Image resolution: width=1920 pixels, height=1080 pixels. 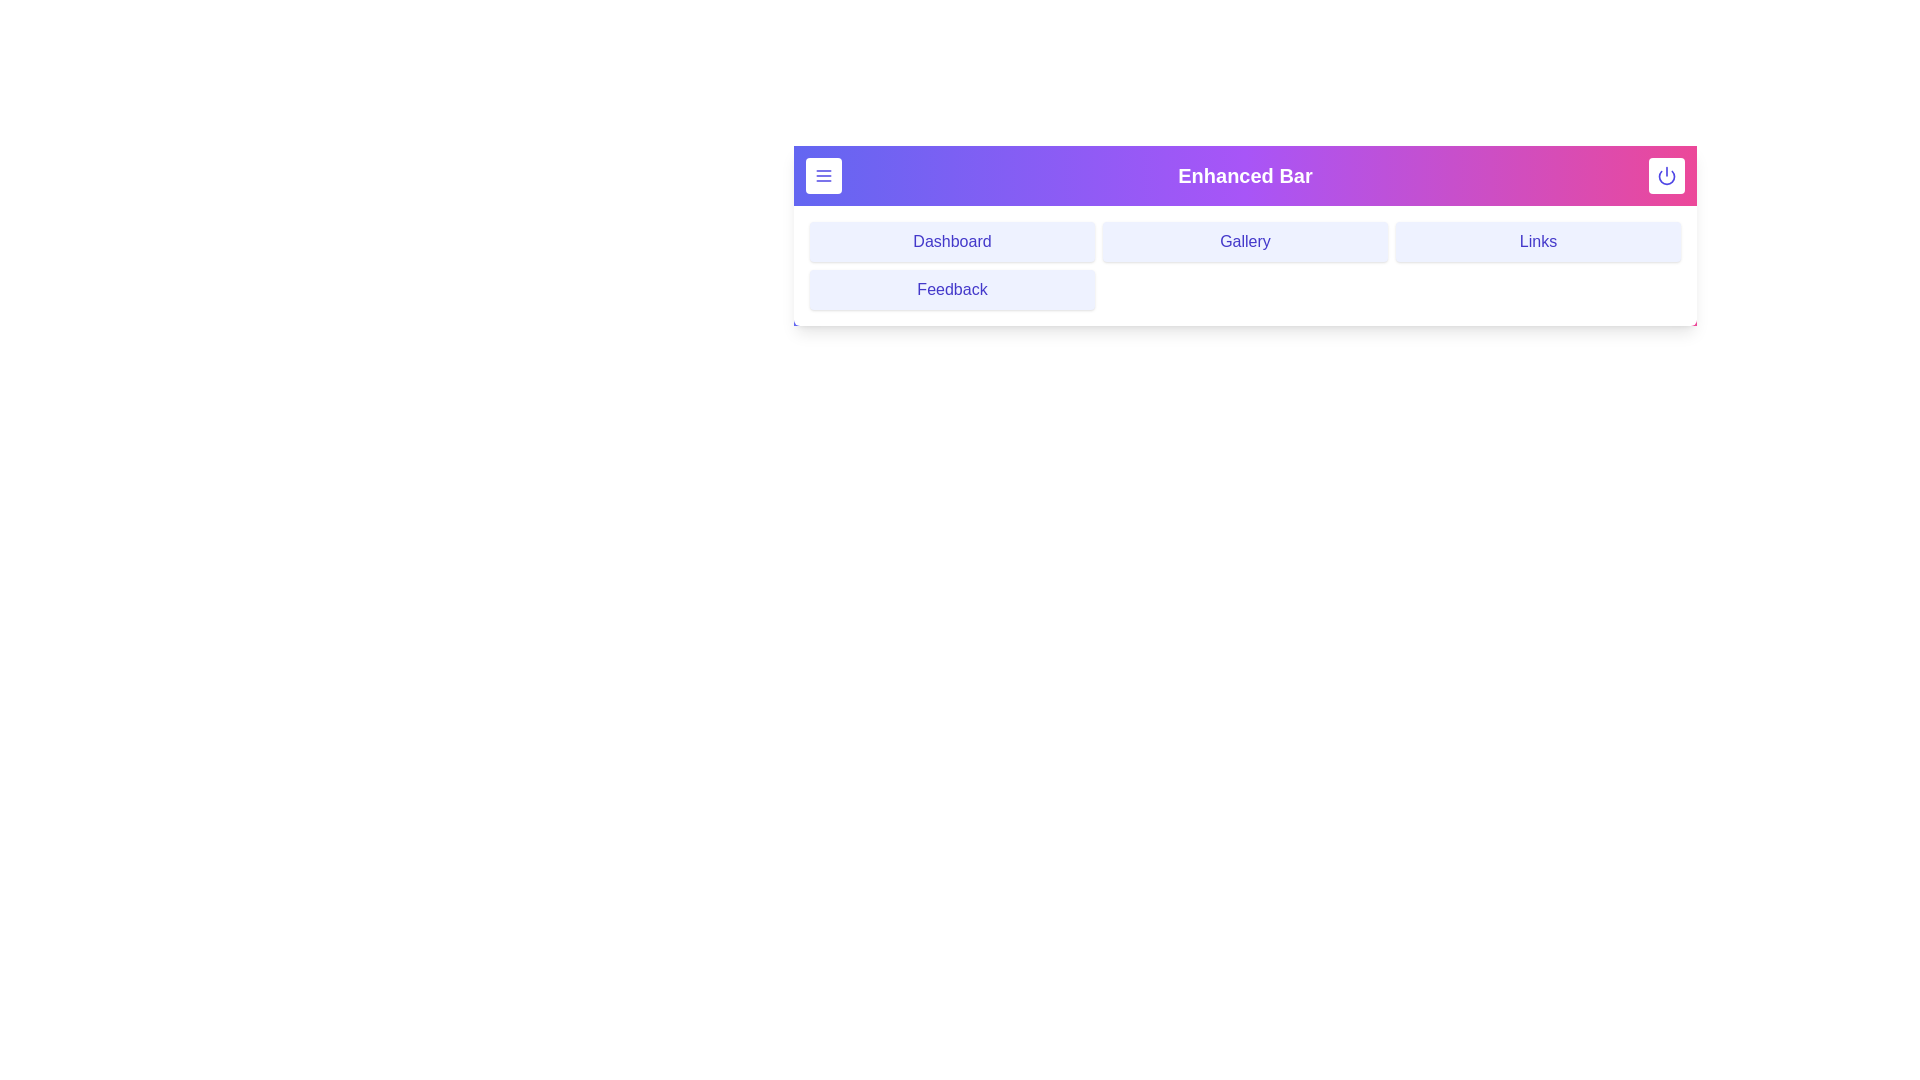 I want to click on the menu button labeled Feedback, so click(x=951, y=289).